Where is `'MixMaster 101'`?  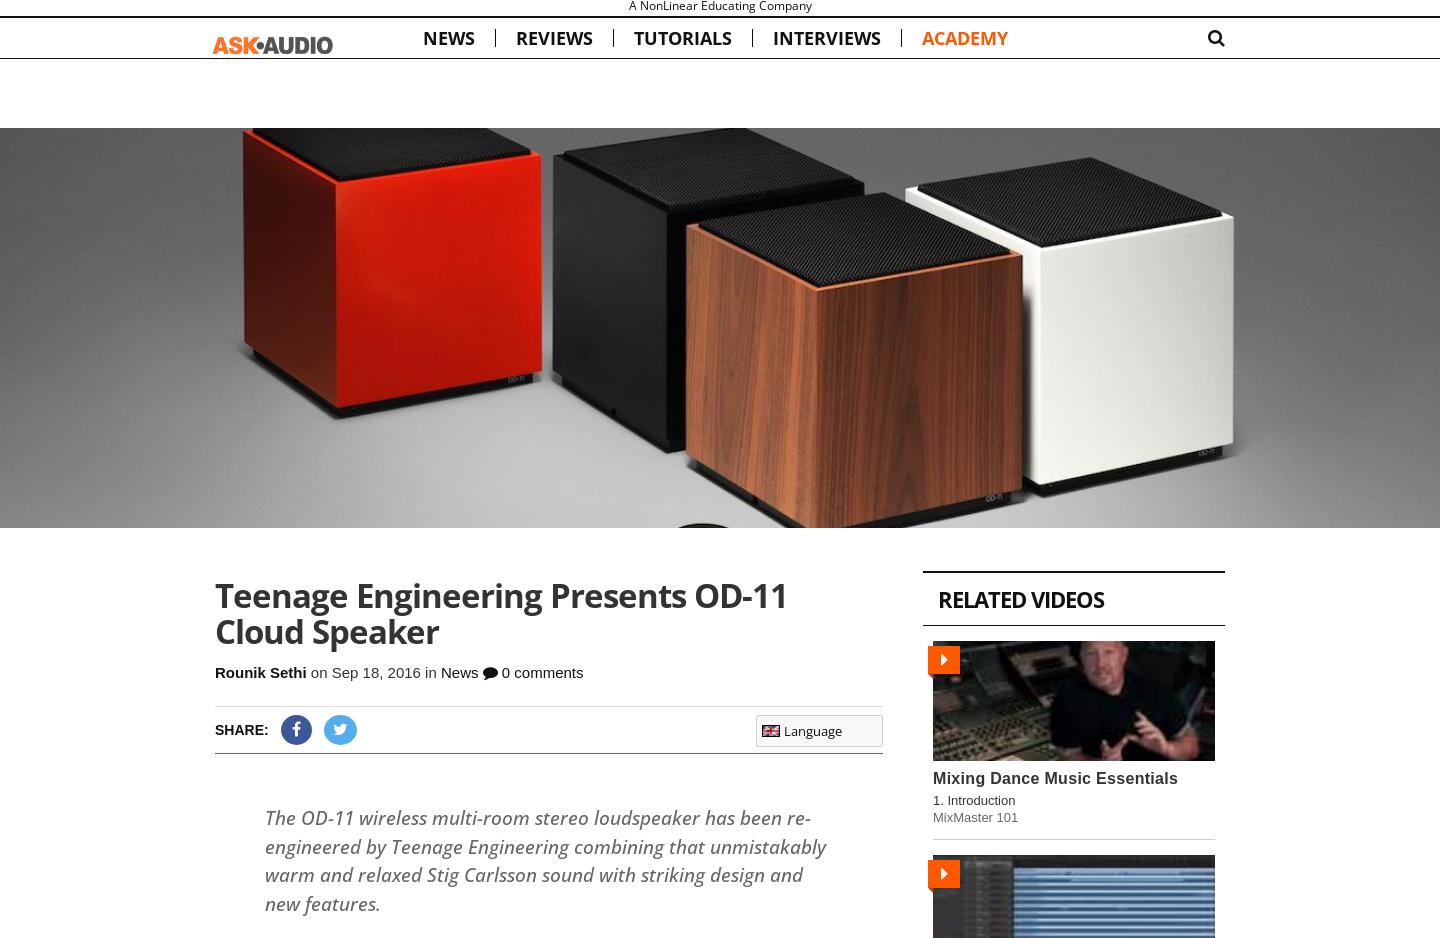
'MixMaster 101' is located at coordinates (974, 816).